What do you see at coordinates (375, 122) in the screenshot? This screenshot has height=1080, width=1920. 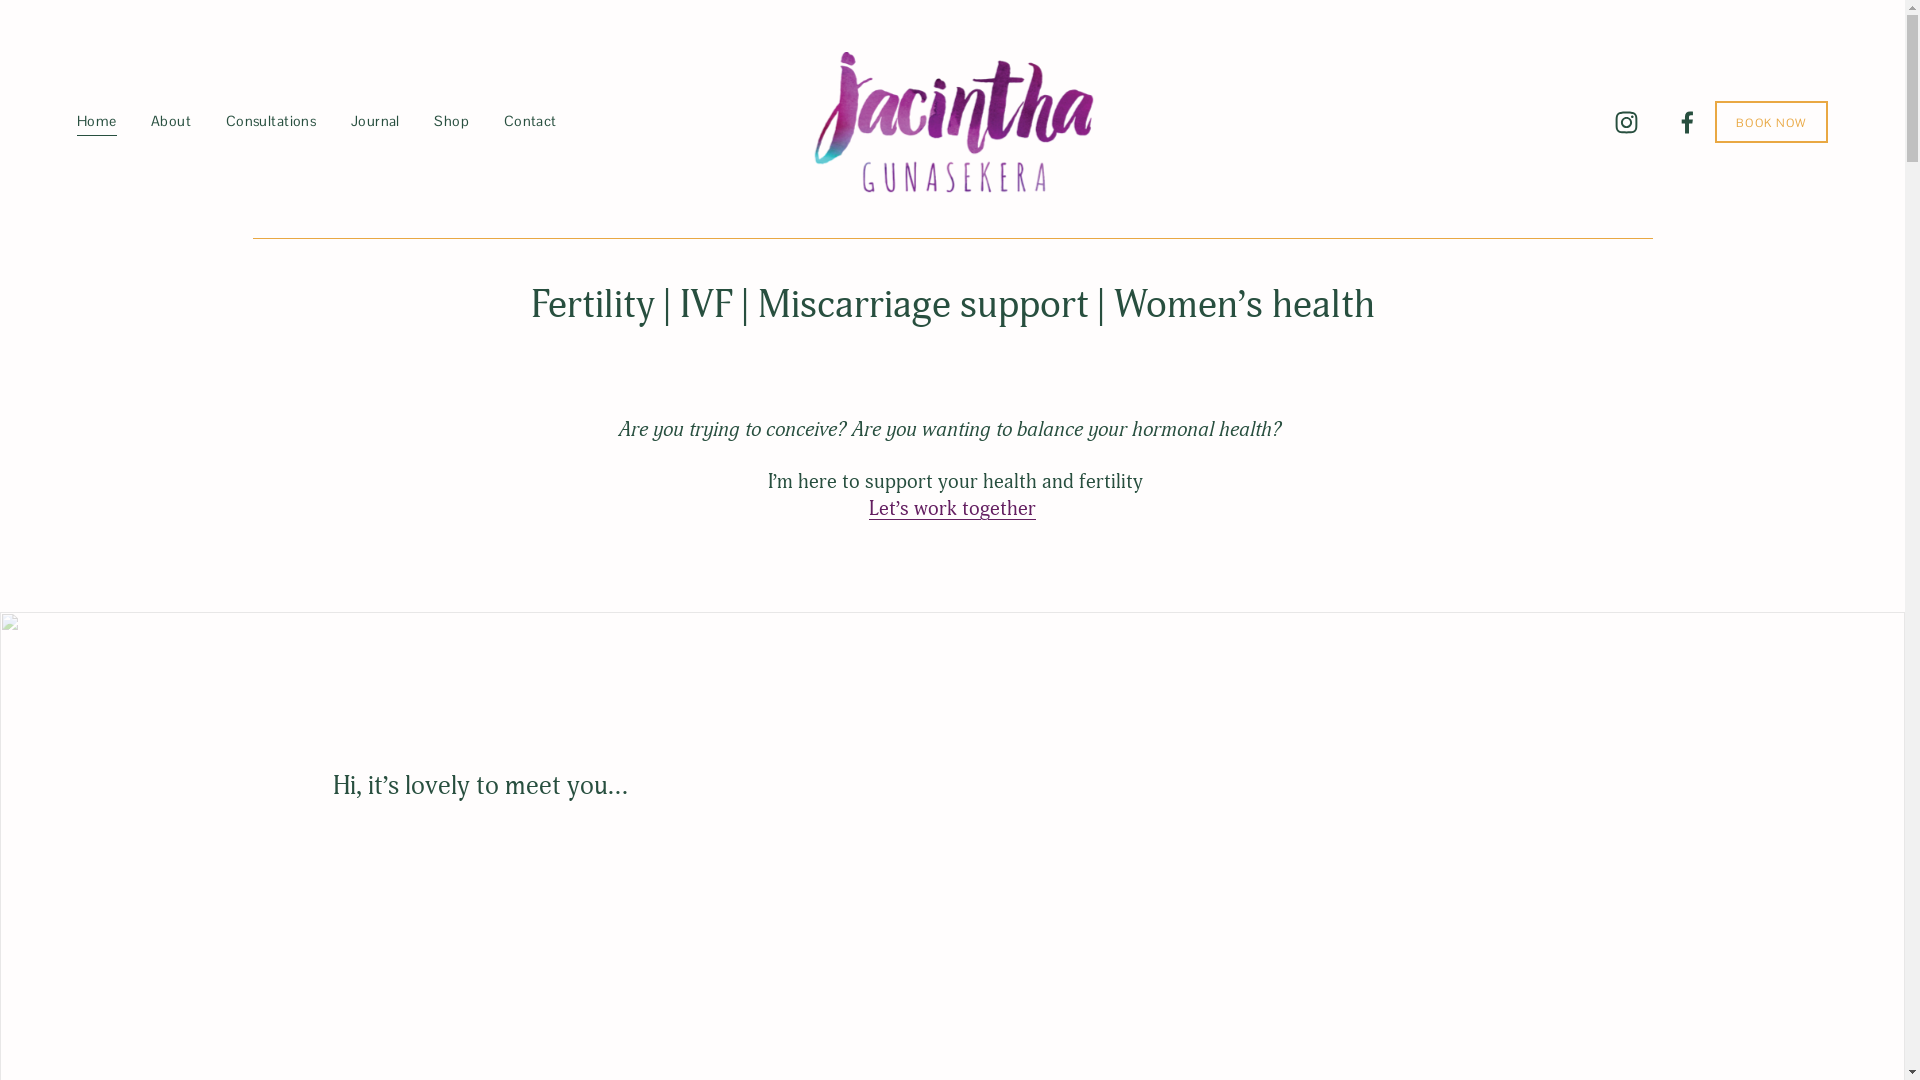 I see `'Journal'` at bounding box center [375, 122].